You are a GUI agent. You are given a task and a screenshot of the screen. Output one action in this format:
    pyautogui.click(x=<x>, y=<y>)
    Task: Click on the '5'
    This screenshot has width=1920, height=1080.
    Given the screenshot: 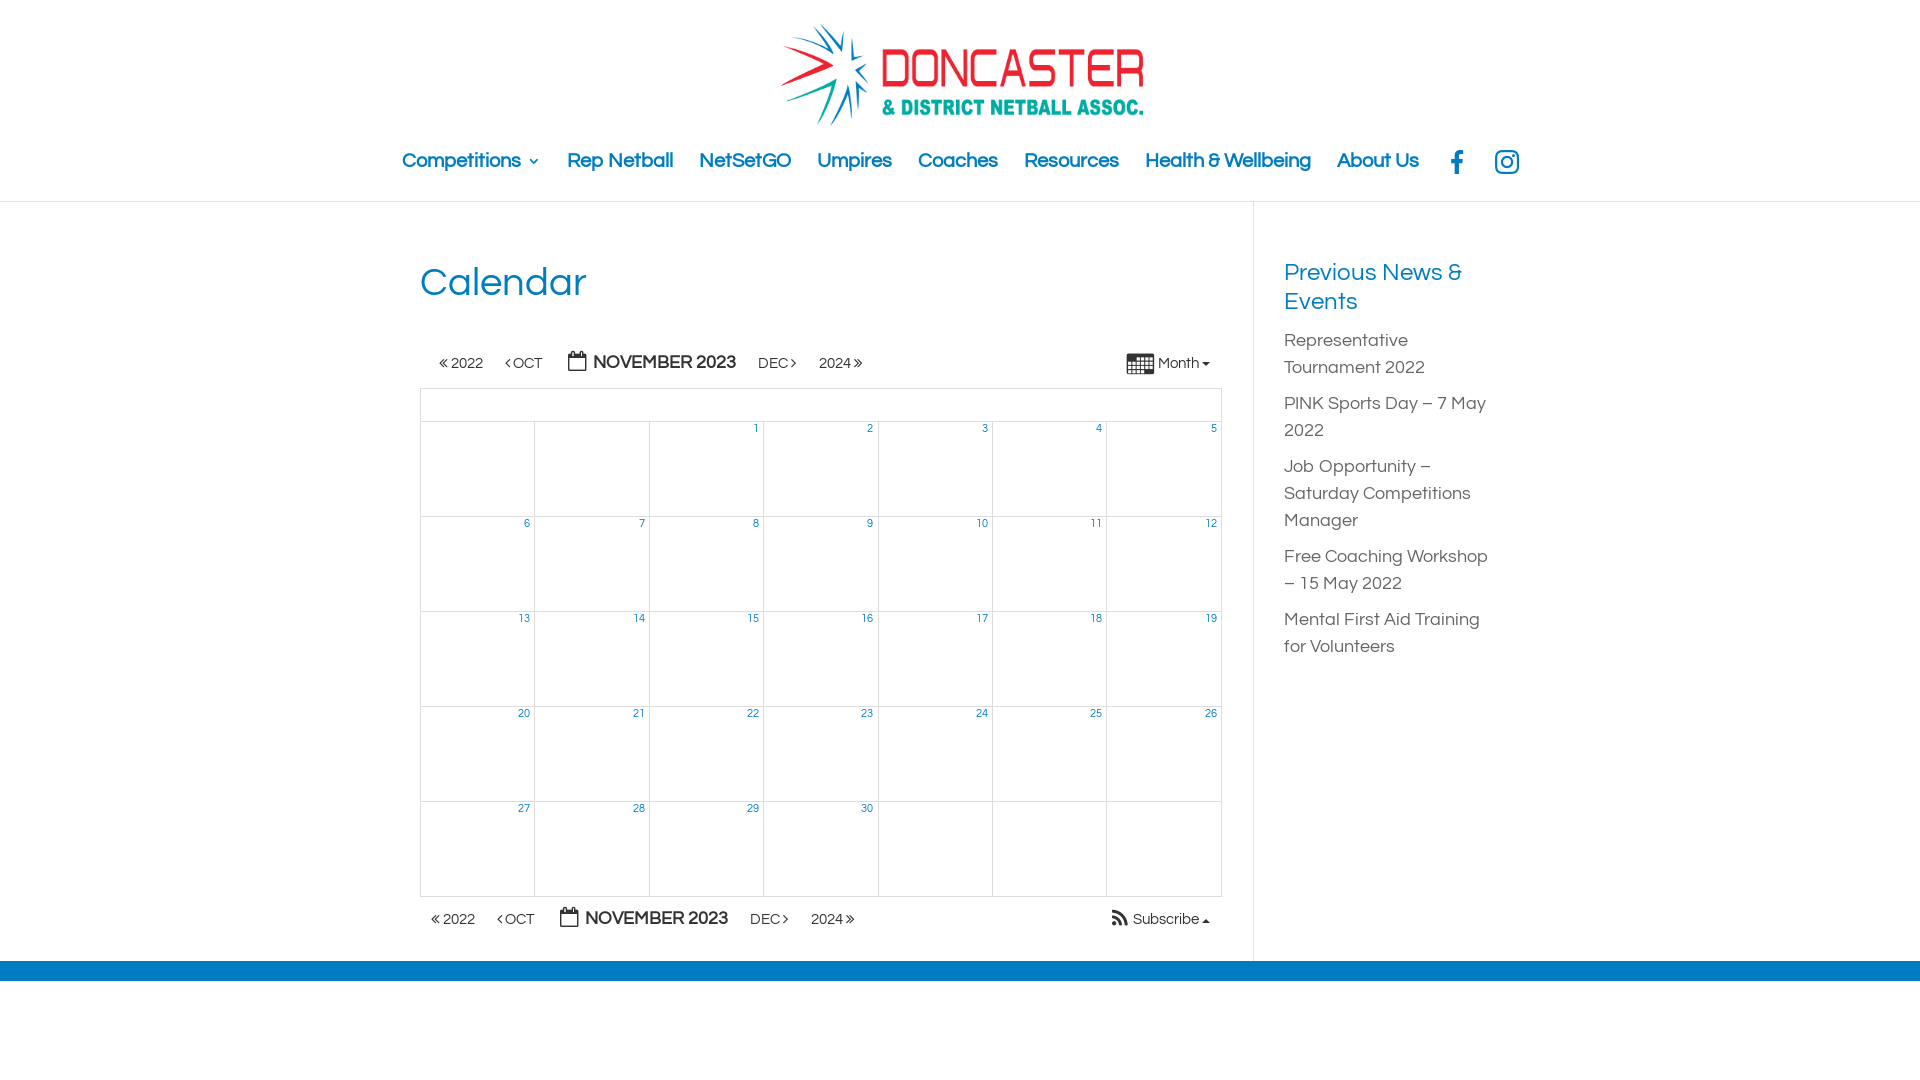 What is the action you would take?
    pyautogui.click(x=1213, y=427)
    